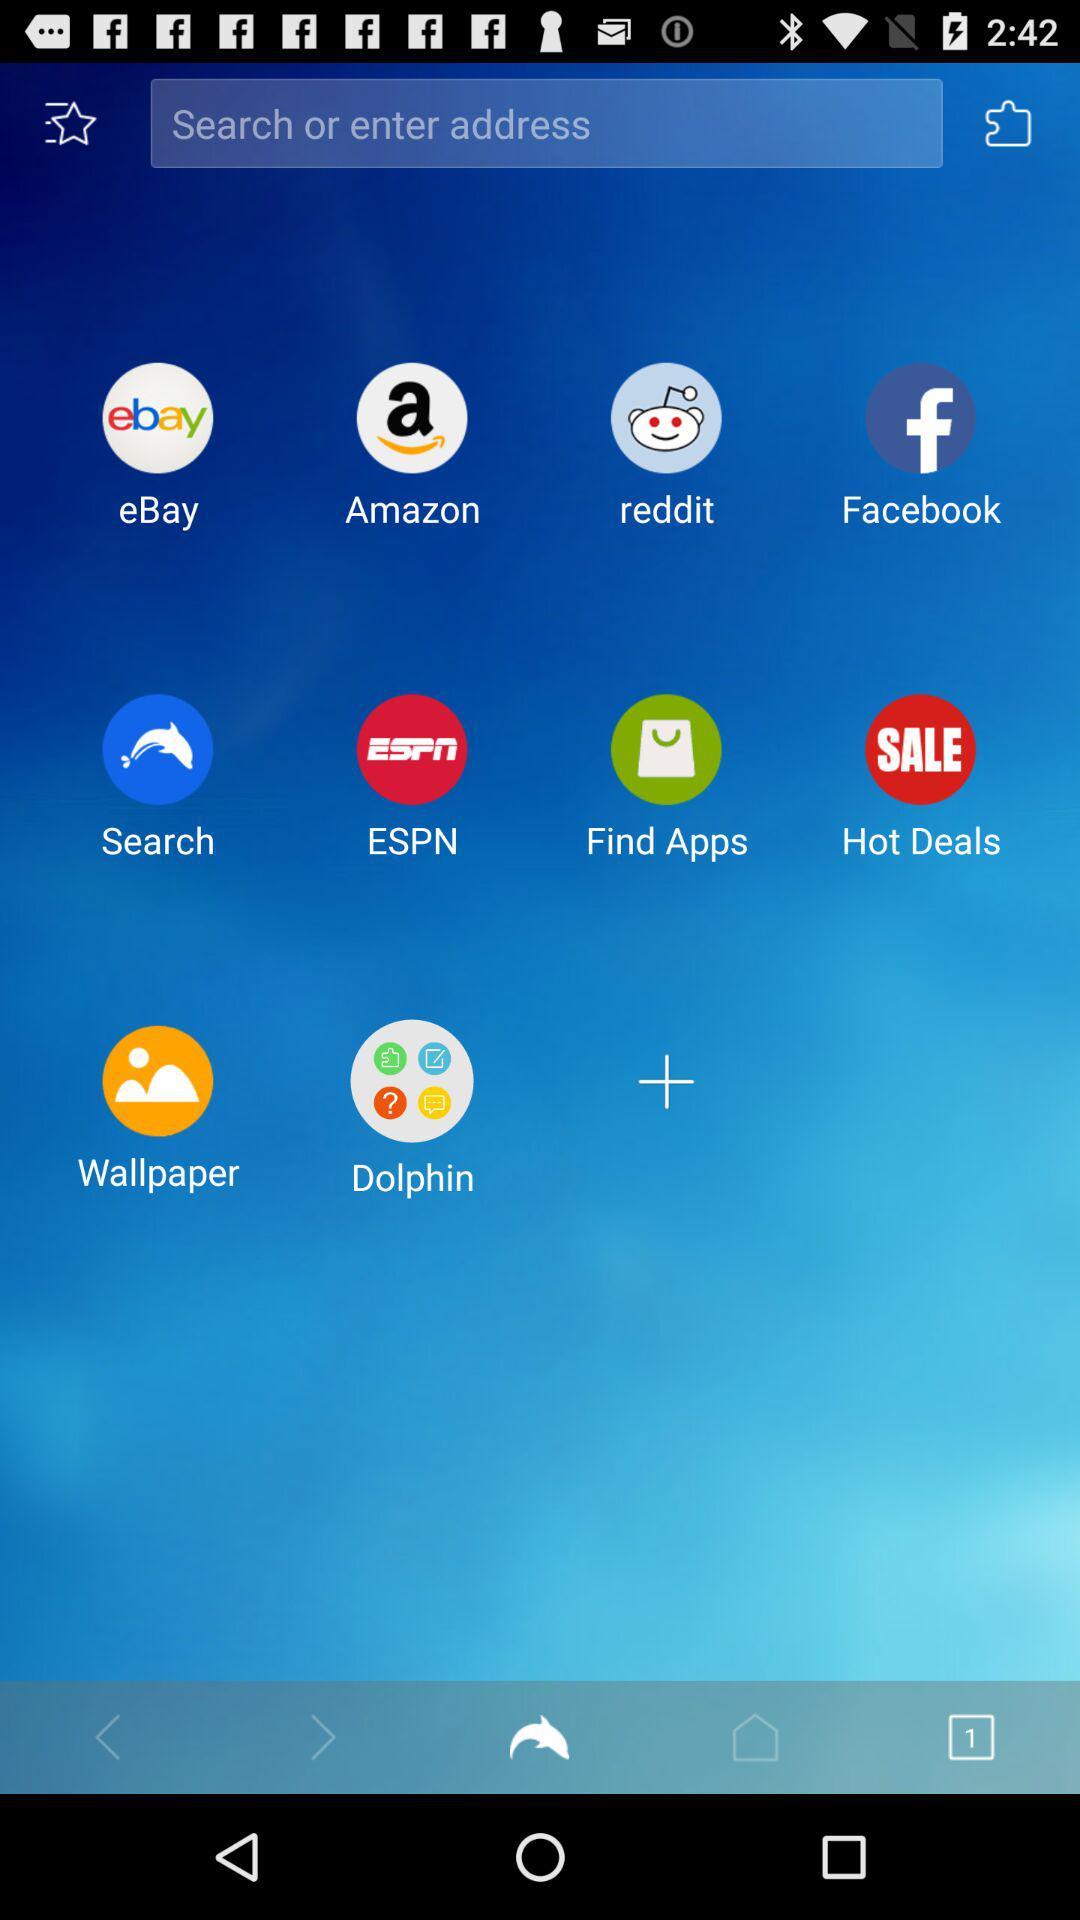 The image size is (1080, 1920). What do you see at coordinates (666, 1124) in the screenshot?
I see `app` at bounding box center [666, 1124].